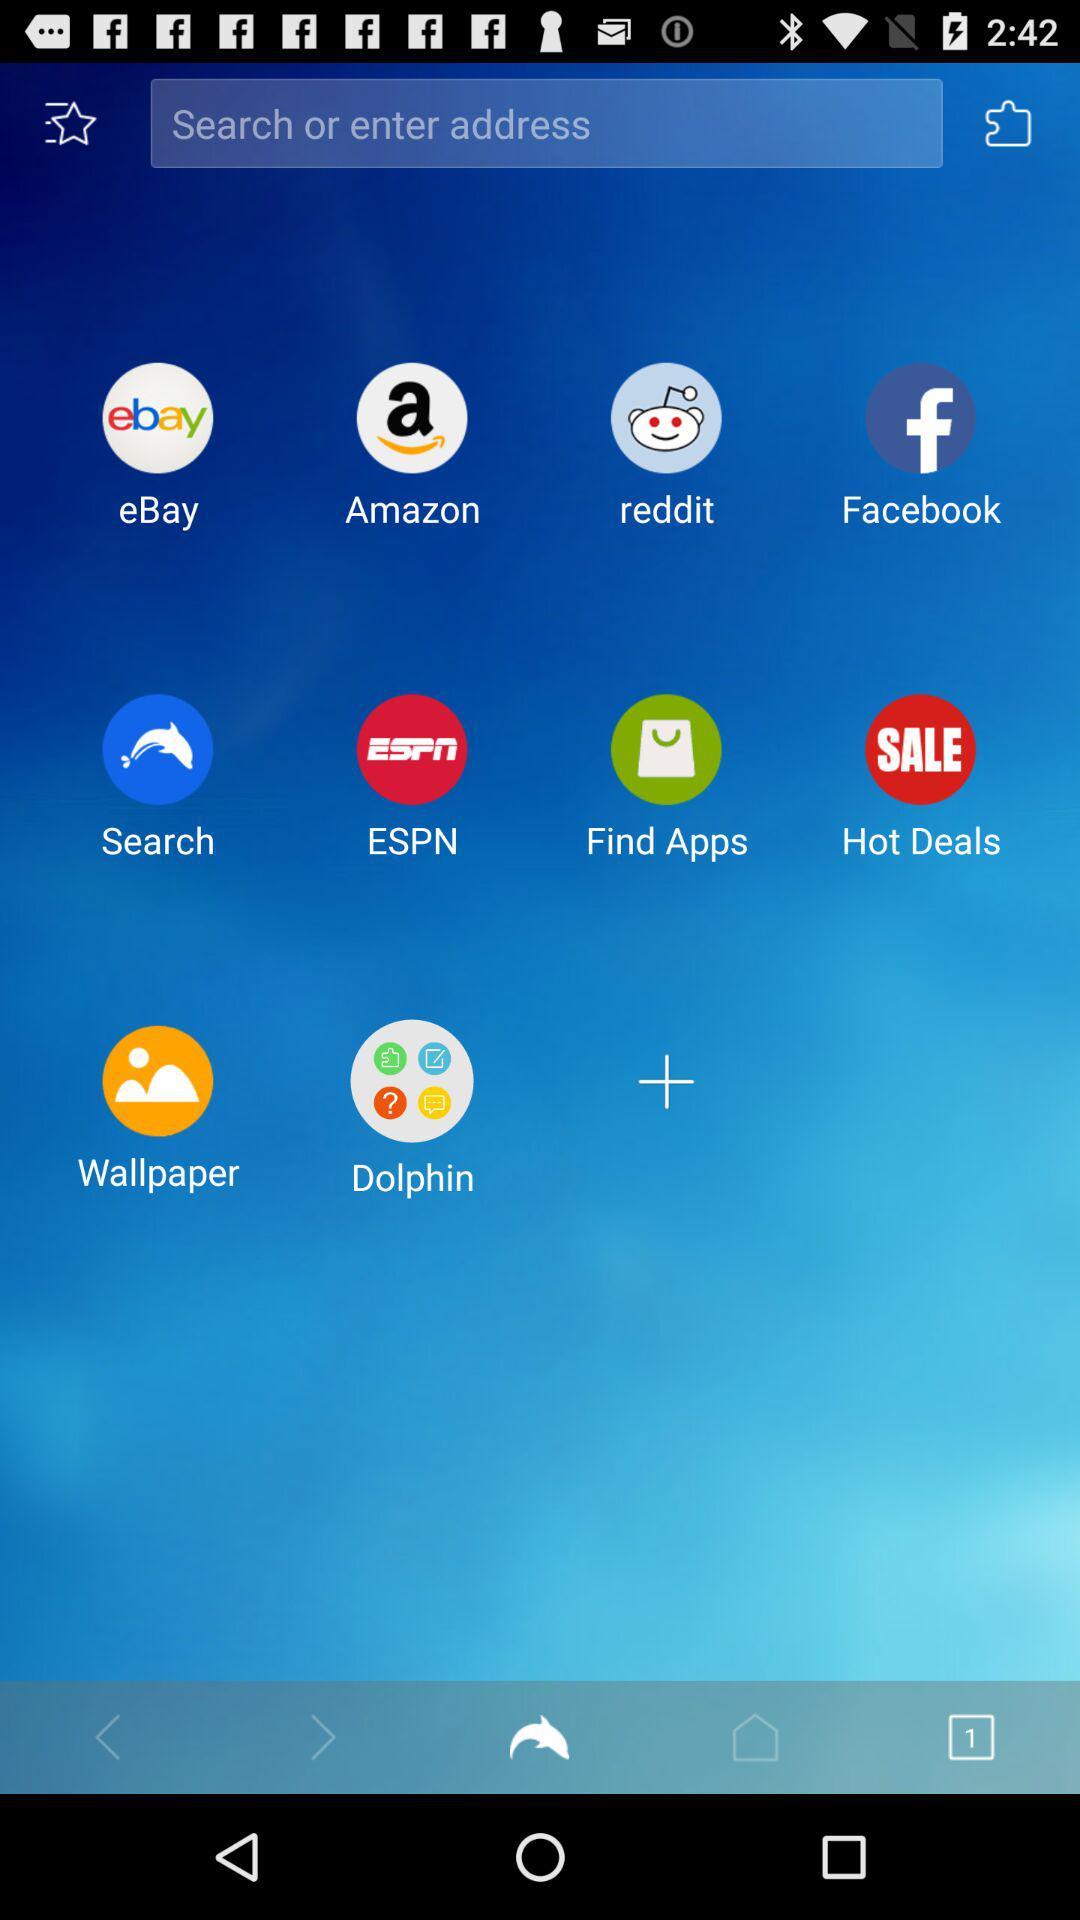 The image size is (1080, 1920). What do you see at coordinates (666, 1124) in the screenshot?
I see `app` at bounding box center [666, 1124].